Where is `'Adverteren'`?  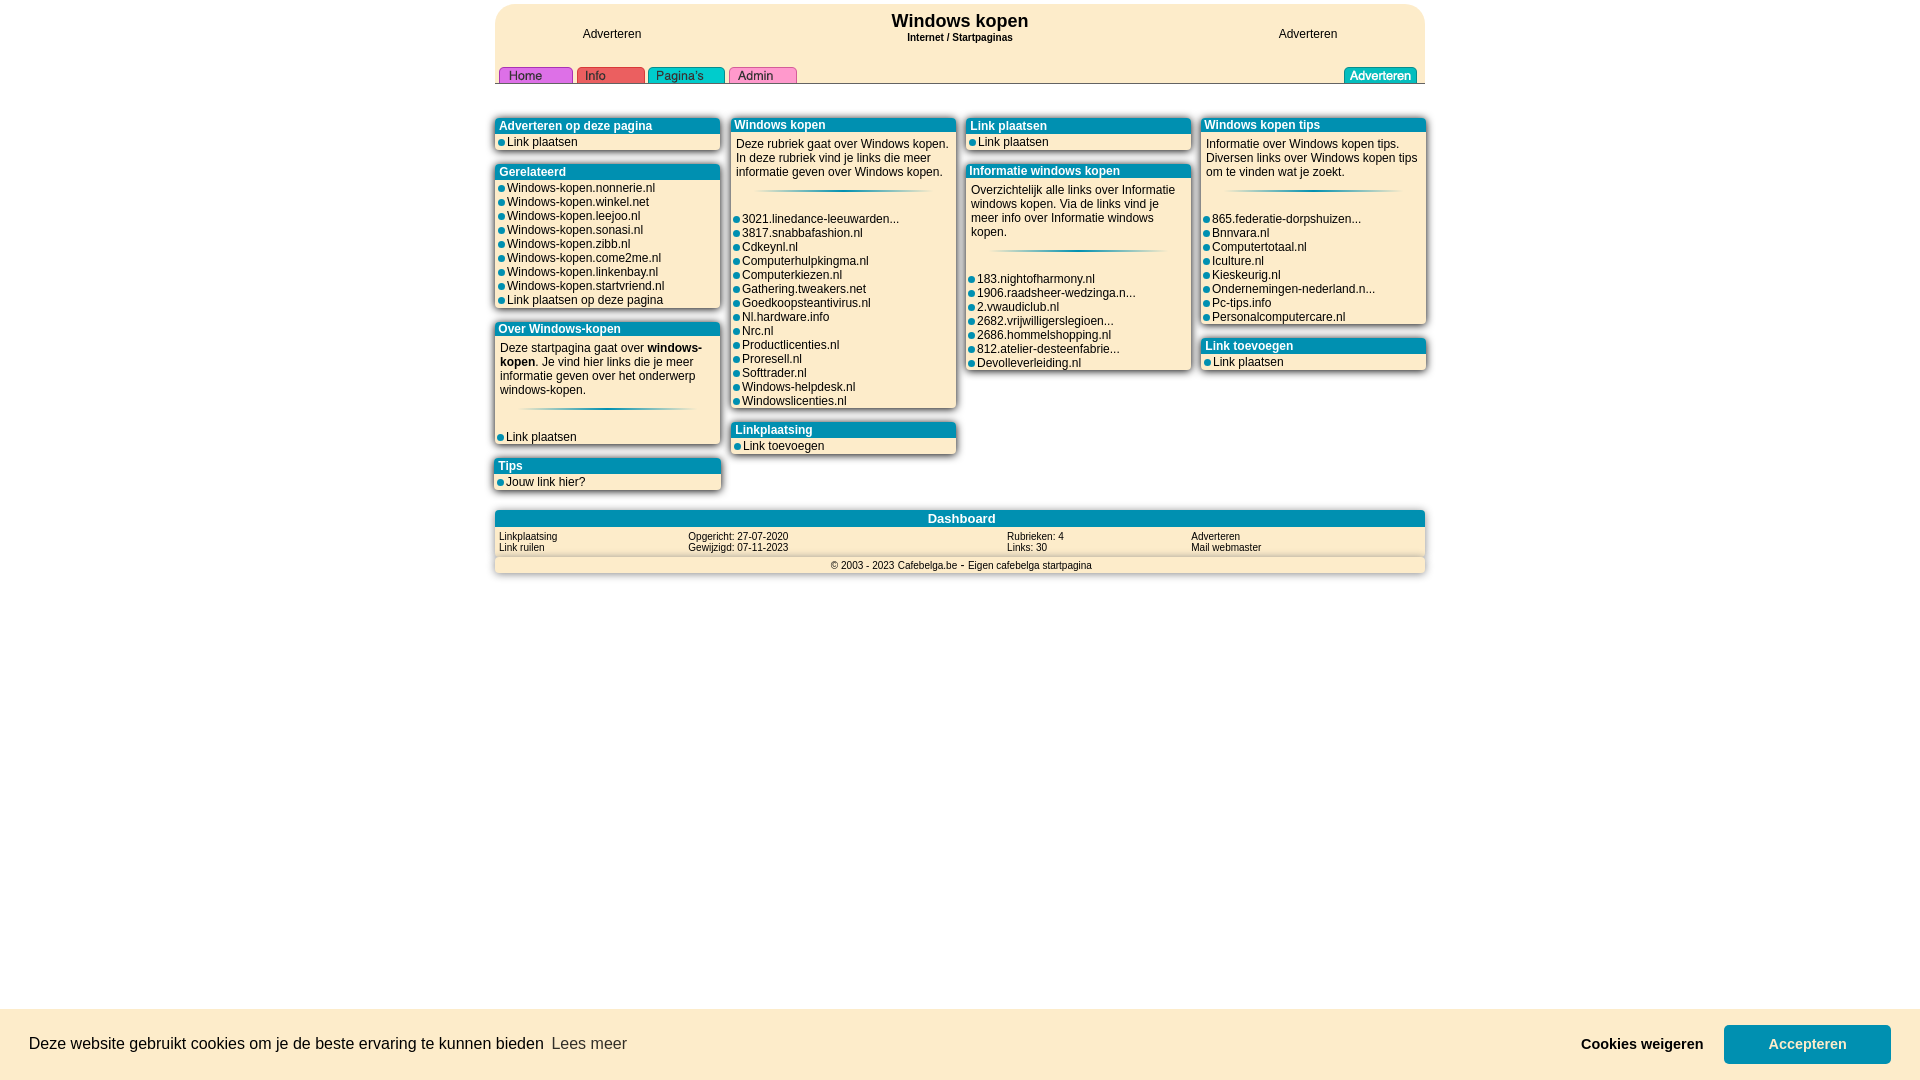 'Adverteren' is located at coordinates (611, 34).